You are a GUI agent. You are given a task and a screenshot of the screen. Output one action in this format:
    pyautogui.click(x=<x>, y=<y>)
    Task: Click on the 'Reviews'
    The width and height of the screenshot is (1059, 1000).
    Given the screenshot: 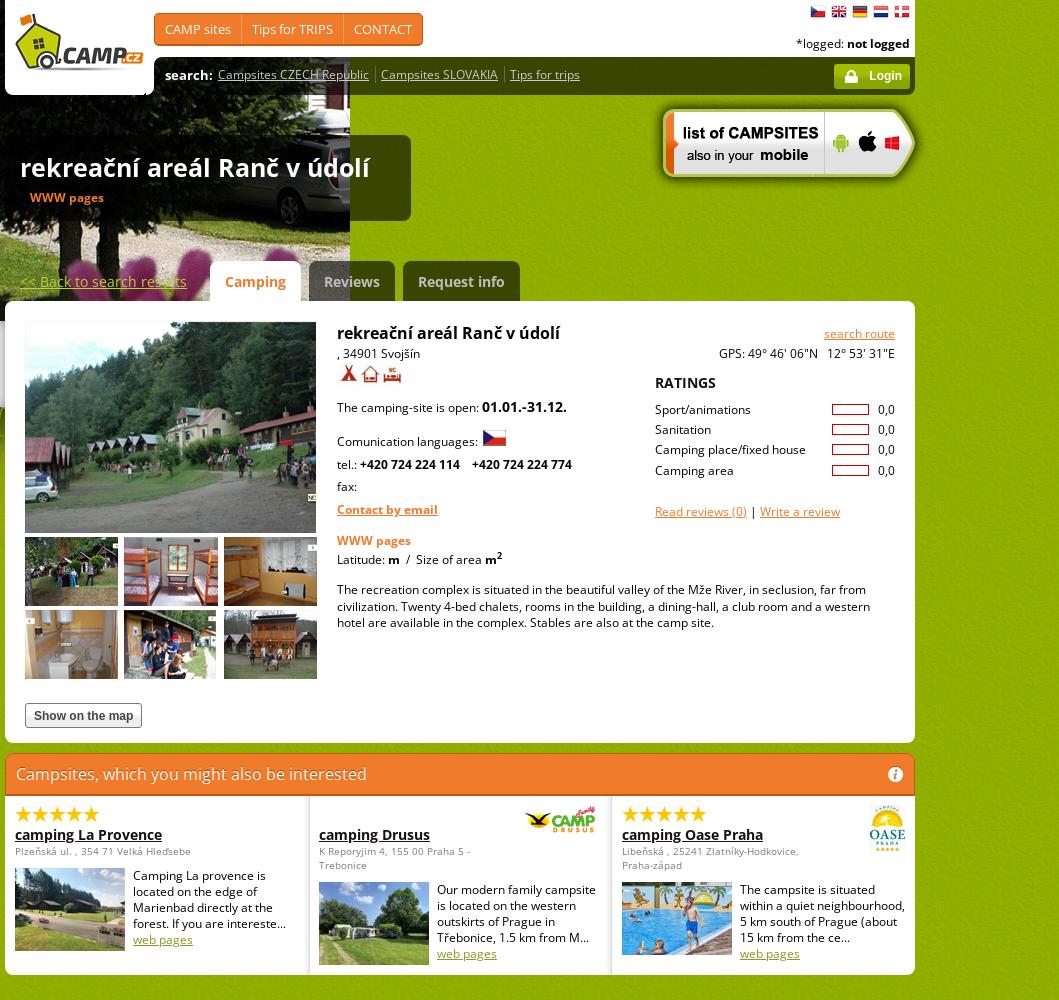 What is the action you would take?
    pyautogui.click(x=351, y=281)
    